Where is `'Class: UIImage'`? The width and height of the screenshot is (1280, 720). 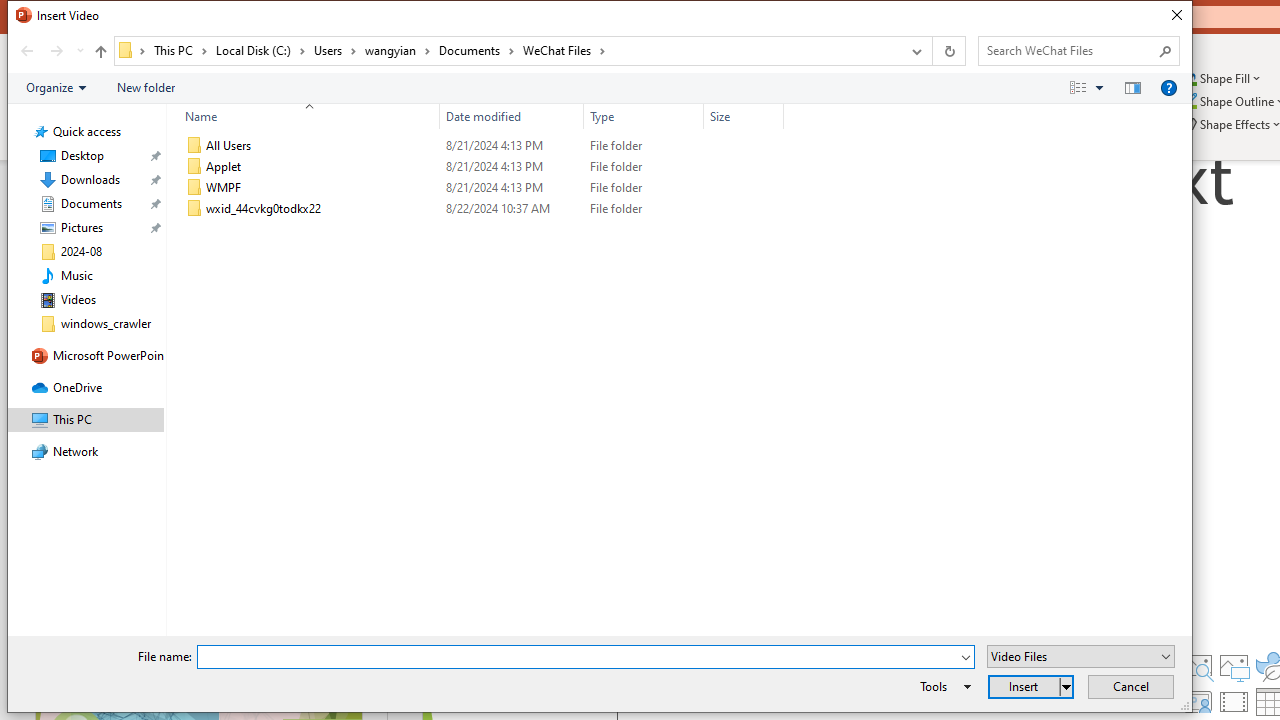 'Class: UIImage' is located at coordinates (194, 209).